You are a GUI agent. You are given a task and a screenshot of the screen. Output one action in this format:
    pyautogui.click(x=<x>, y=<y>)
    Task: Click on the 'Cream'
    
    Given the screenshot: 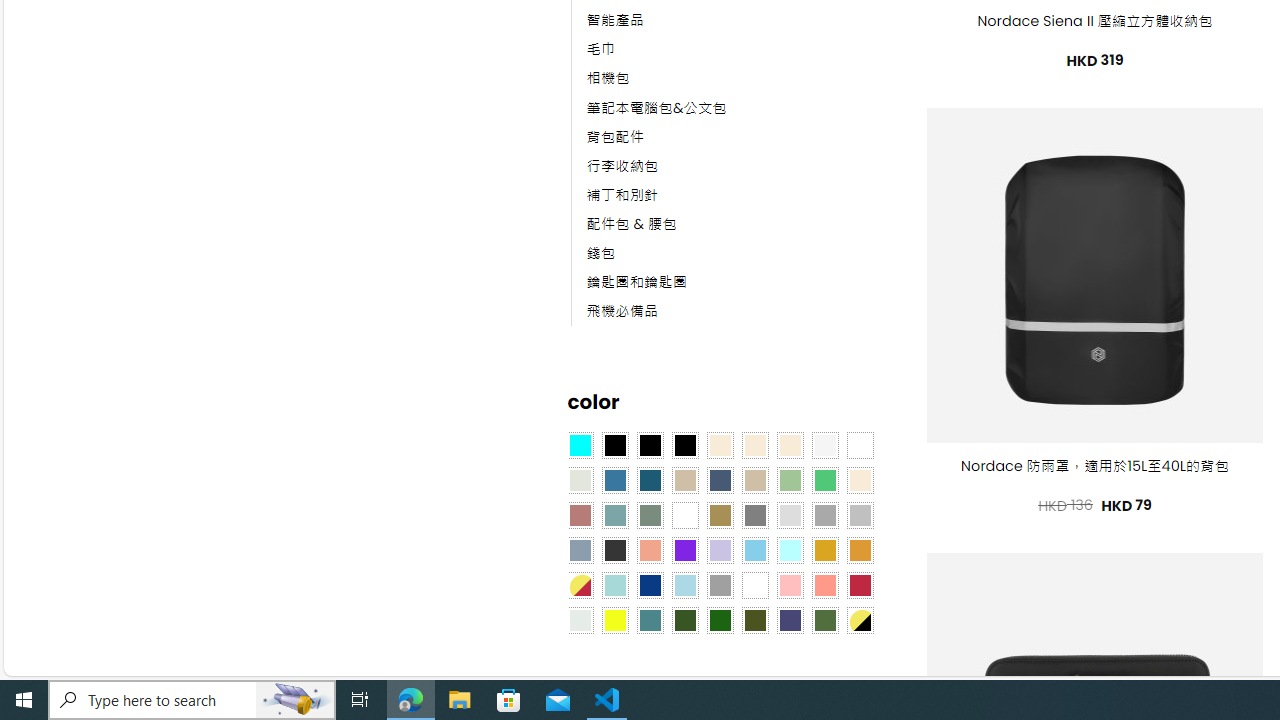 What is the action you would take?
    pyautogui.click(x=788, y=443)
    